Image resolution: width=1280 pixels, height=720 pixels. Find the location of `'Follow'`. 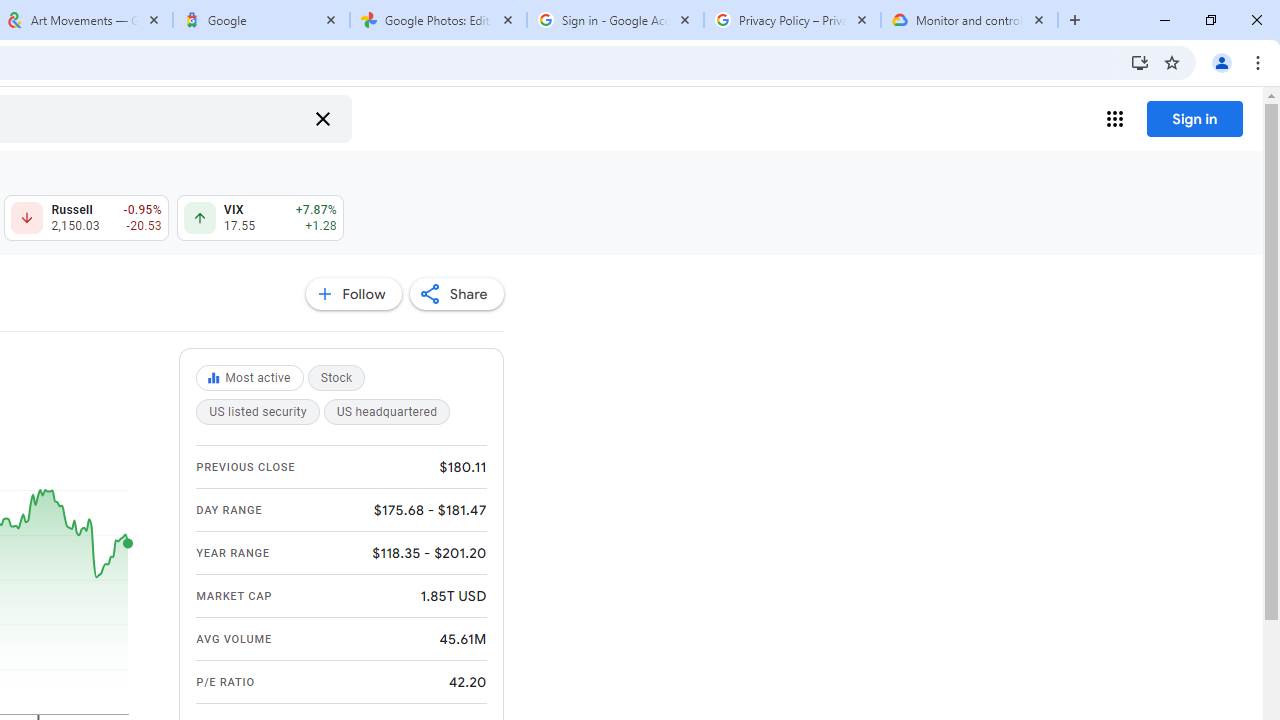

'Follow' is located at coordinates (353, 294).